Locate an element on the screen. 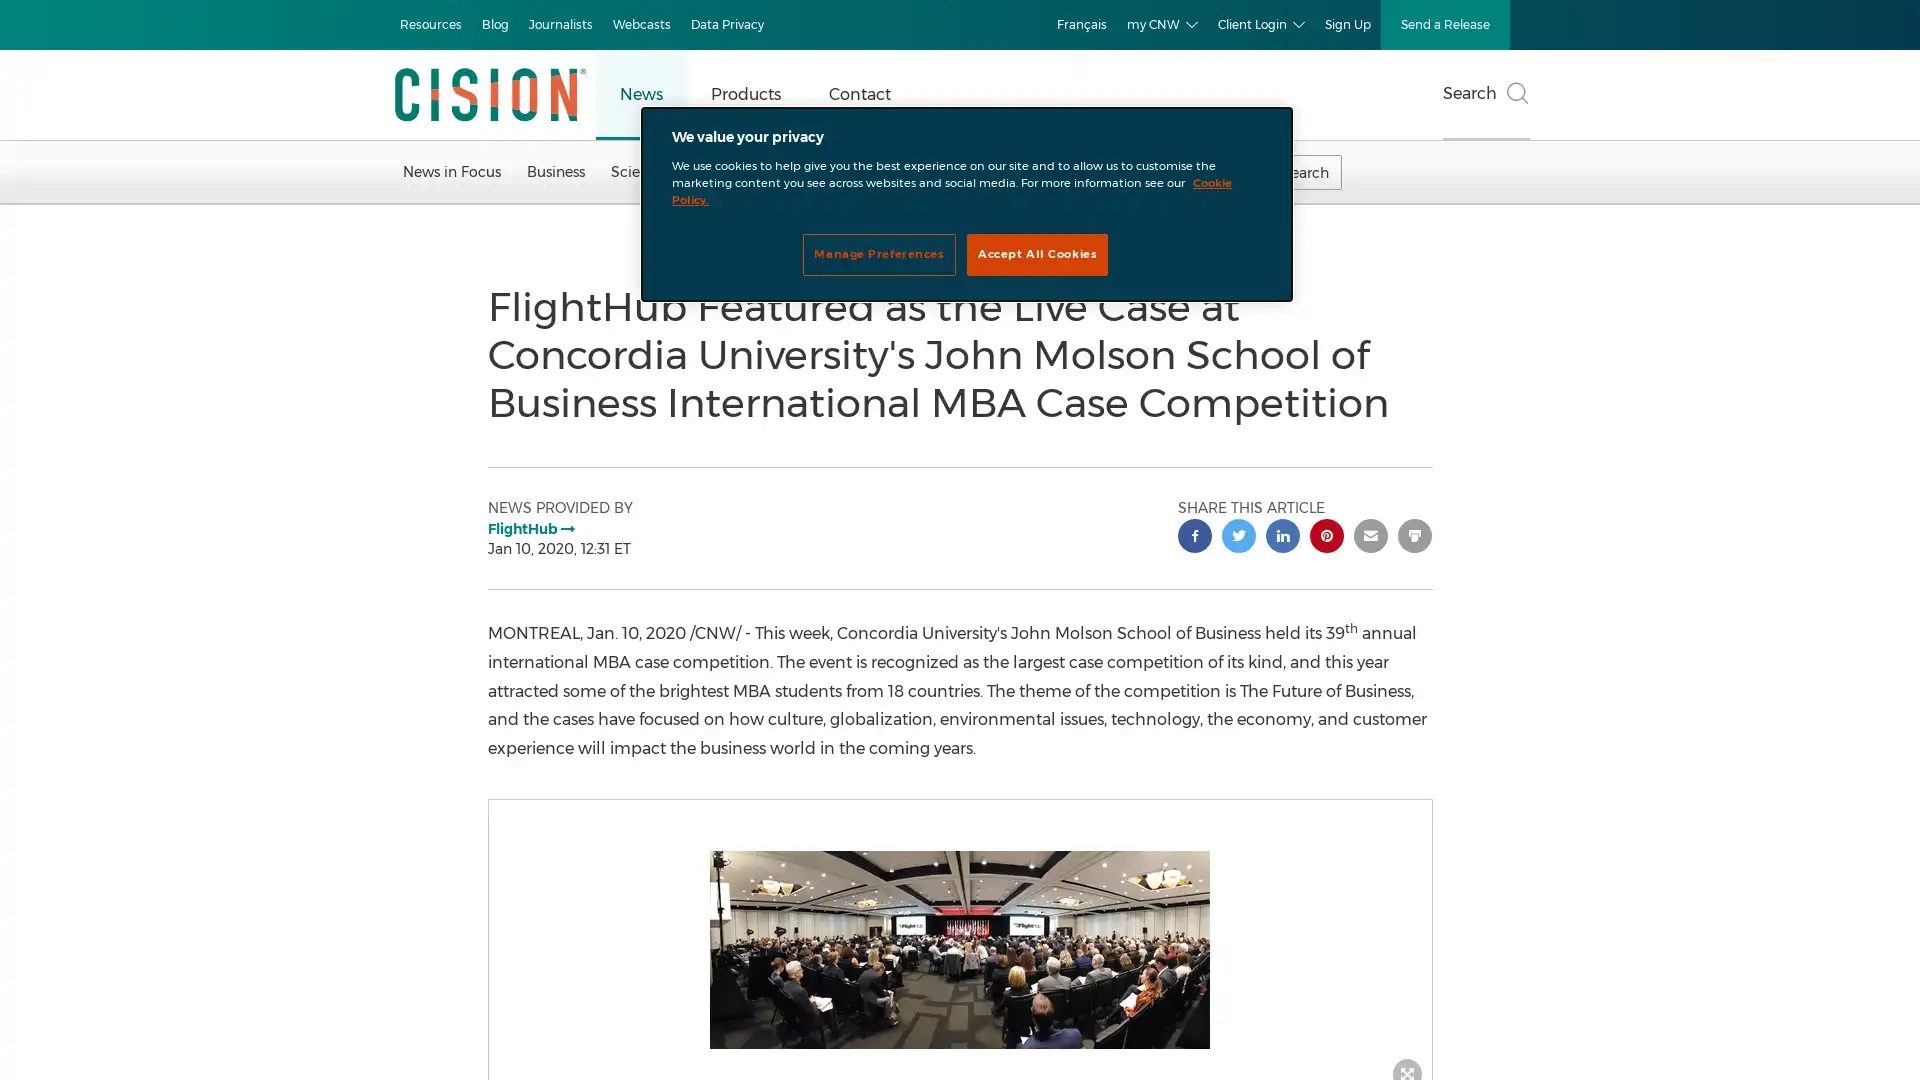  Accept All Cookies is located at coordinates (1037, 253).